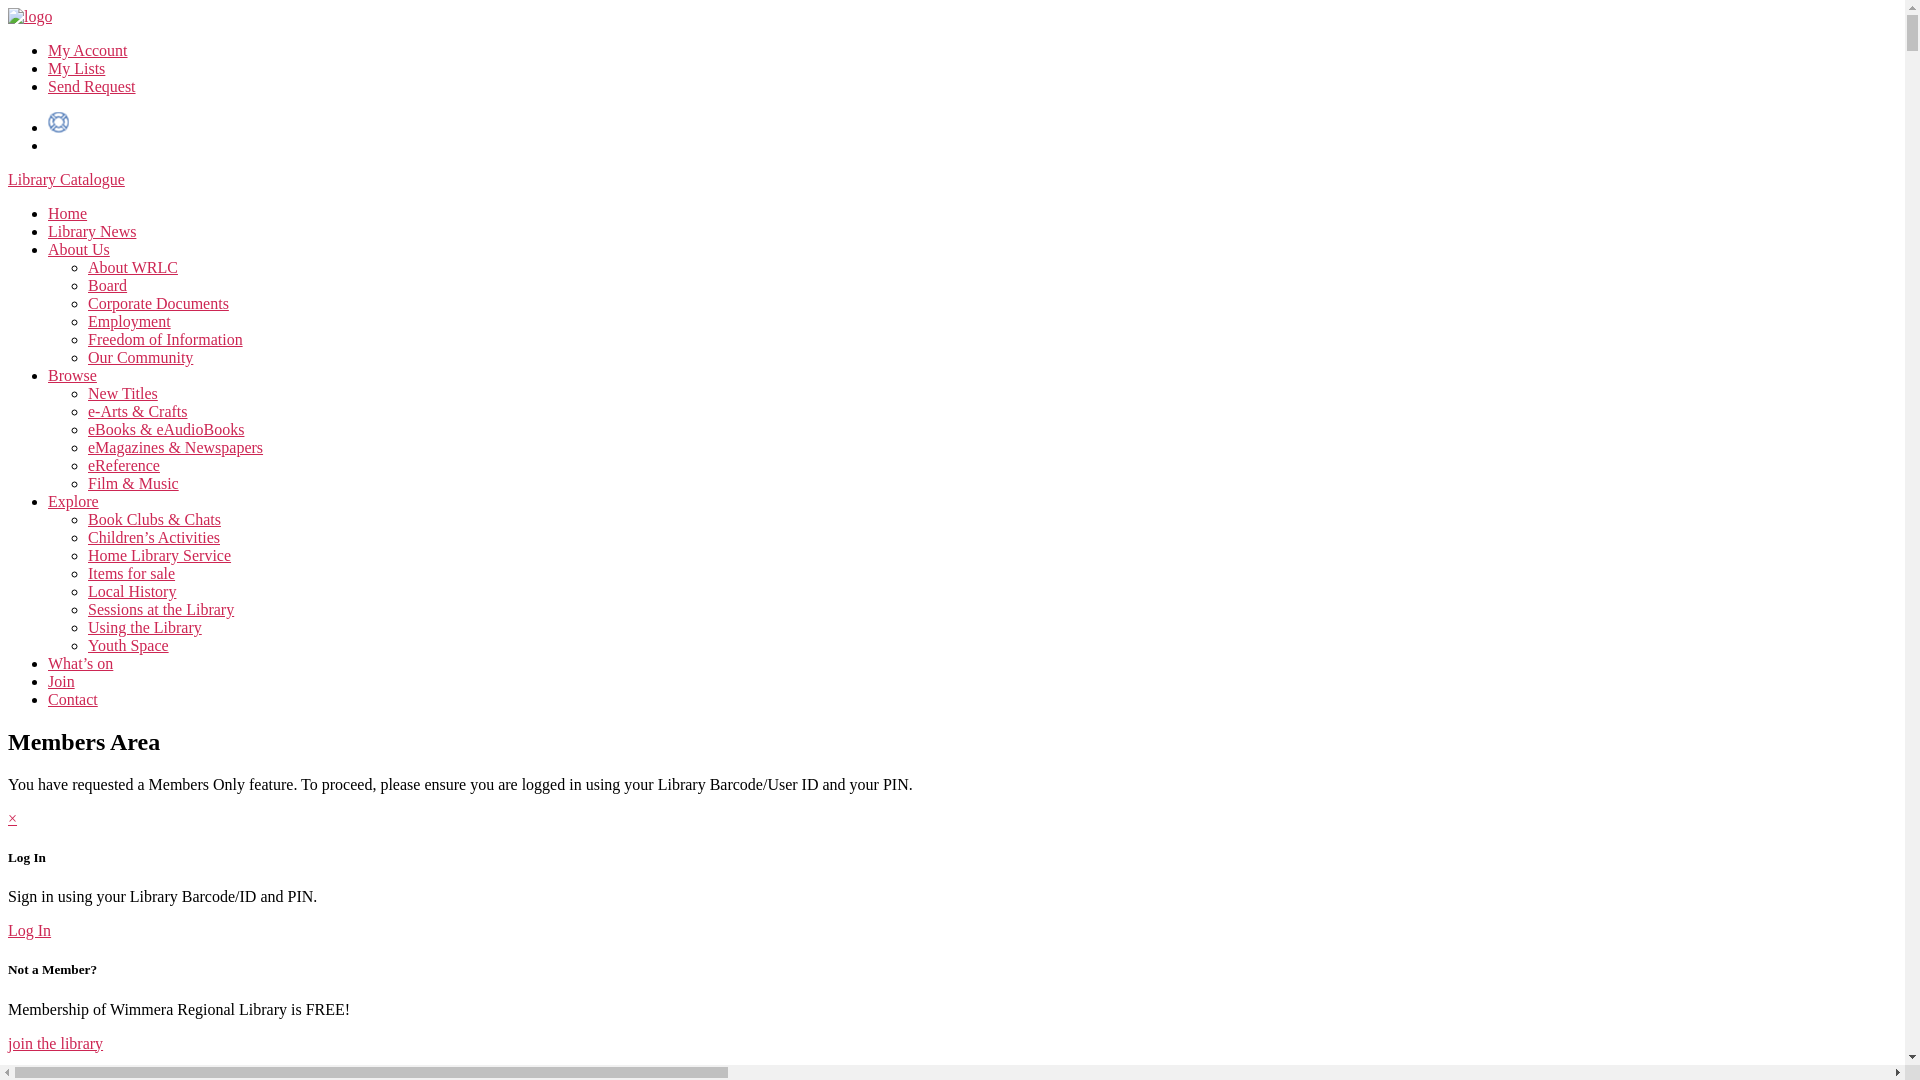  I want to click on 'Home Library Service', so click(86, 555).